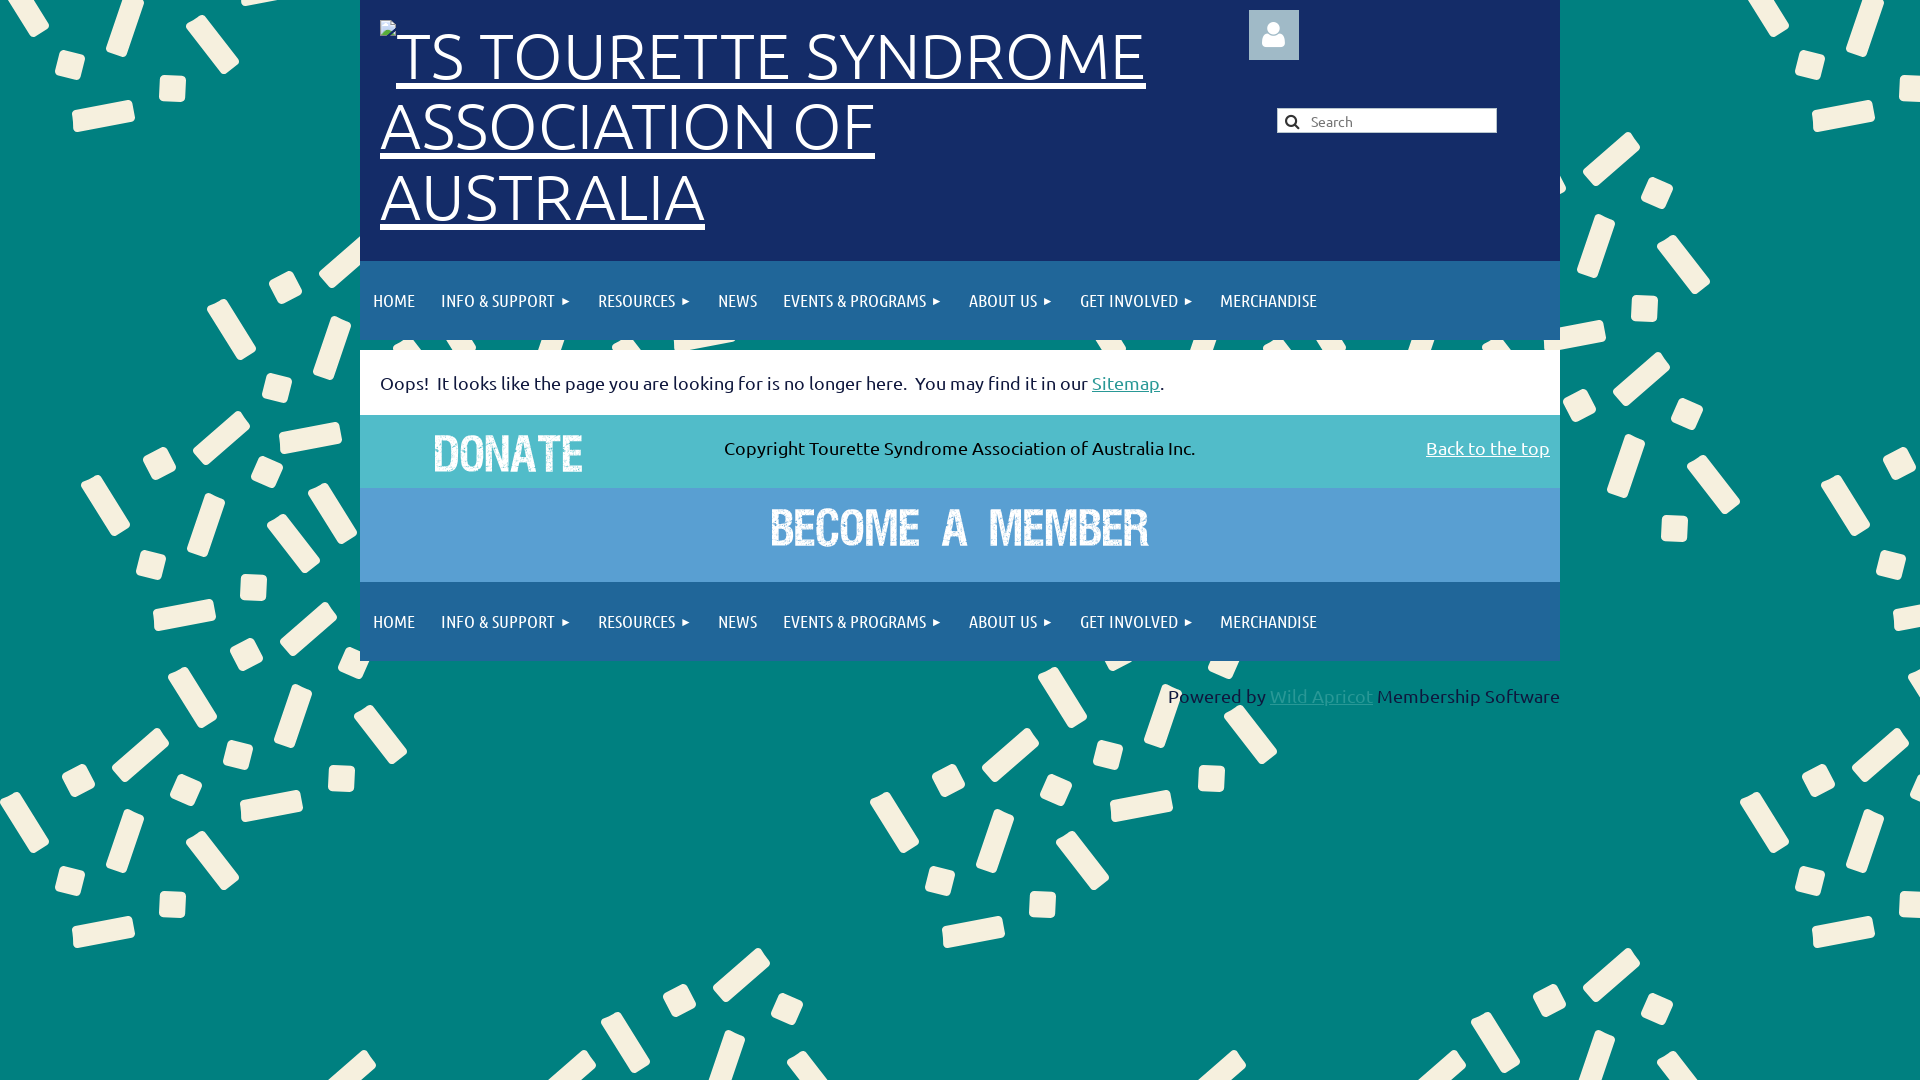  Describe the element at coordinates (768, 300) in the screenshot. I see `'EVENTS & PROGRAMS'` at that location.